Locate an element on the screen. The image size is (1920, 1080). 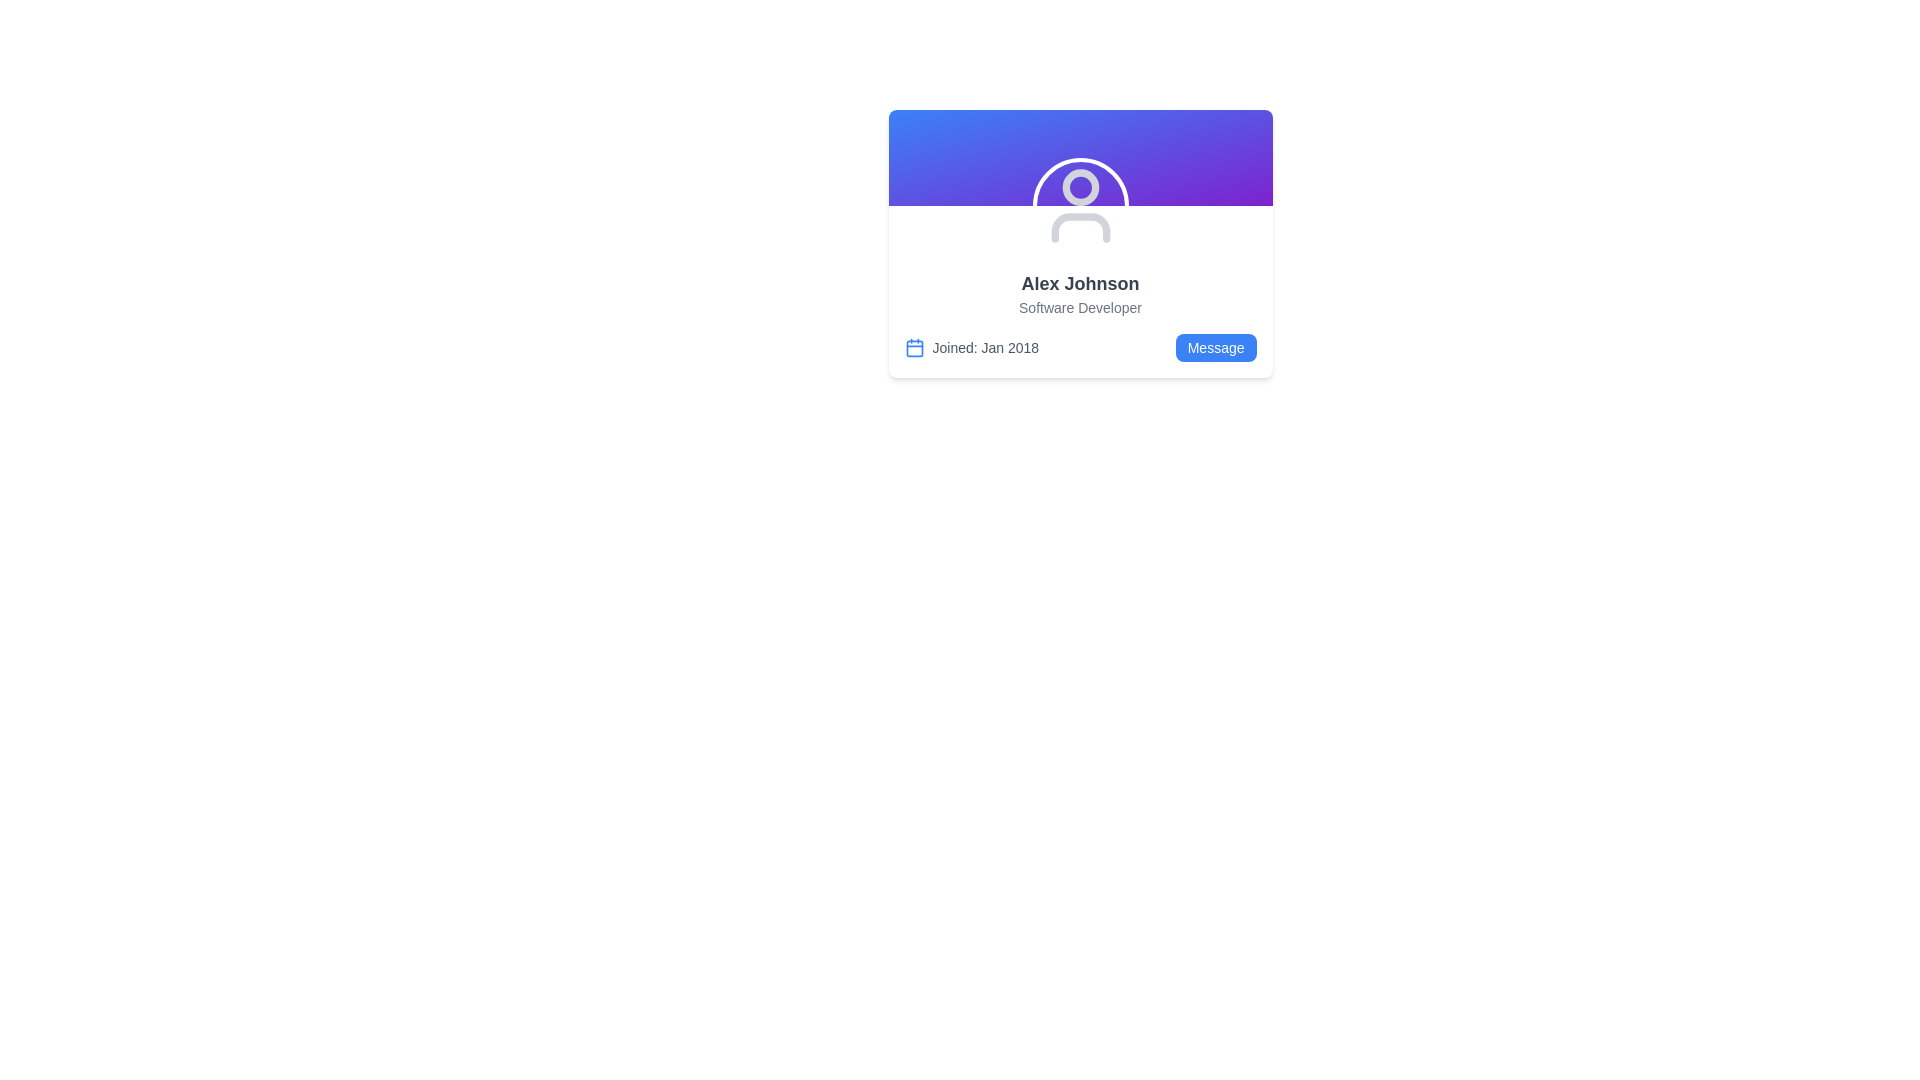
the calendar icon located to the far left of the text 'Joined: Jan 2018' is located at coordinates (913, 346).